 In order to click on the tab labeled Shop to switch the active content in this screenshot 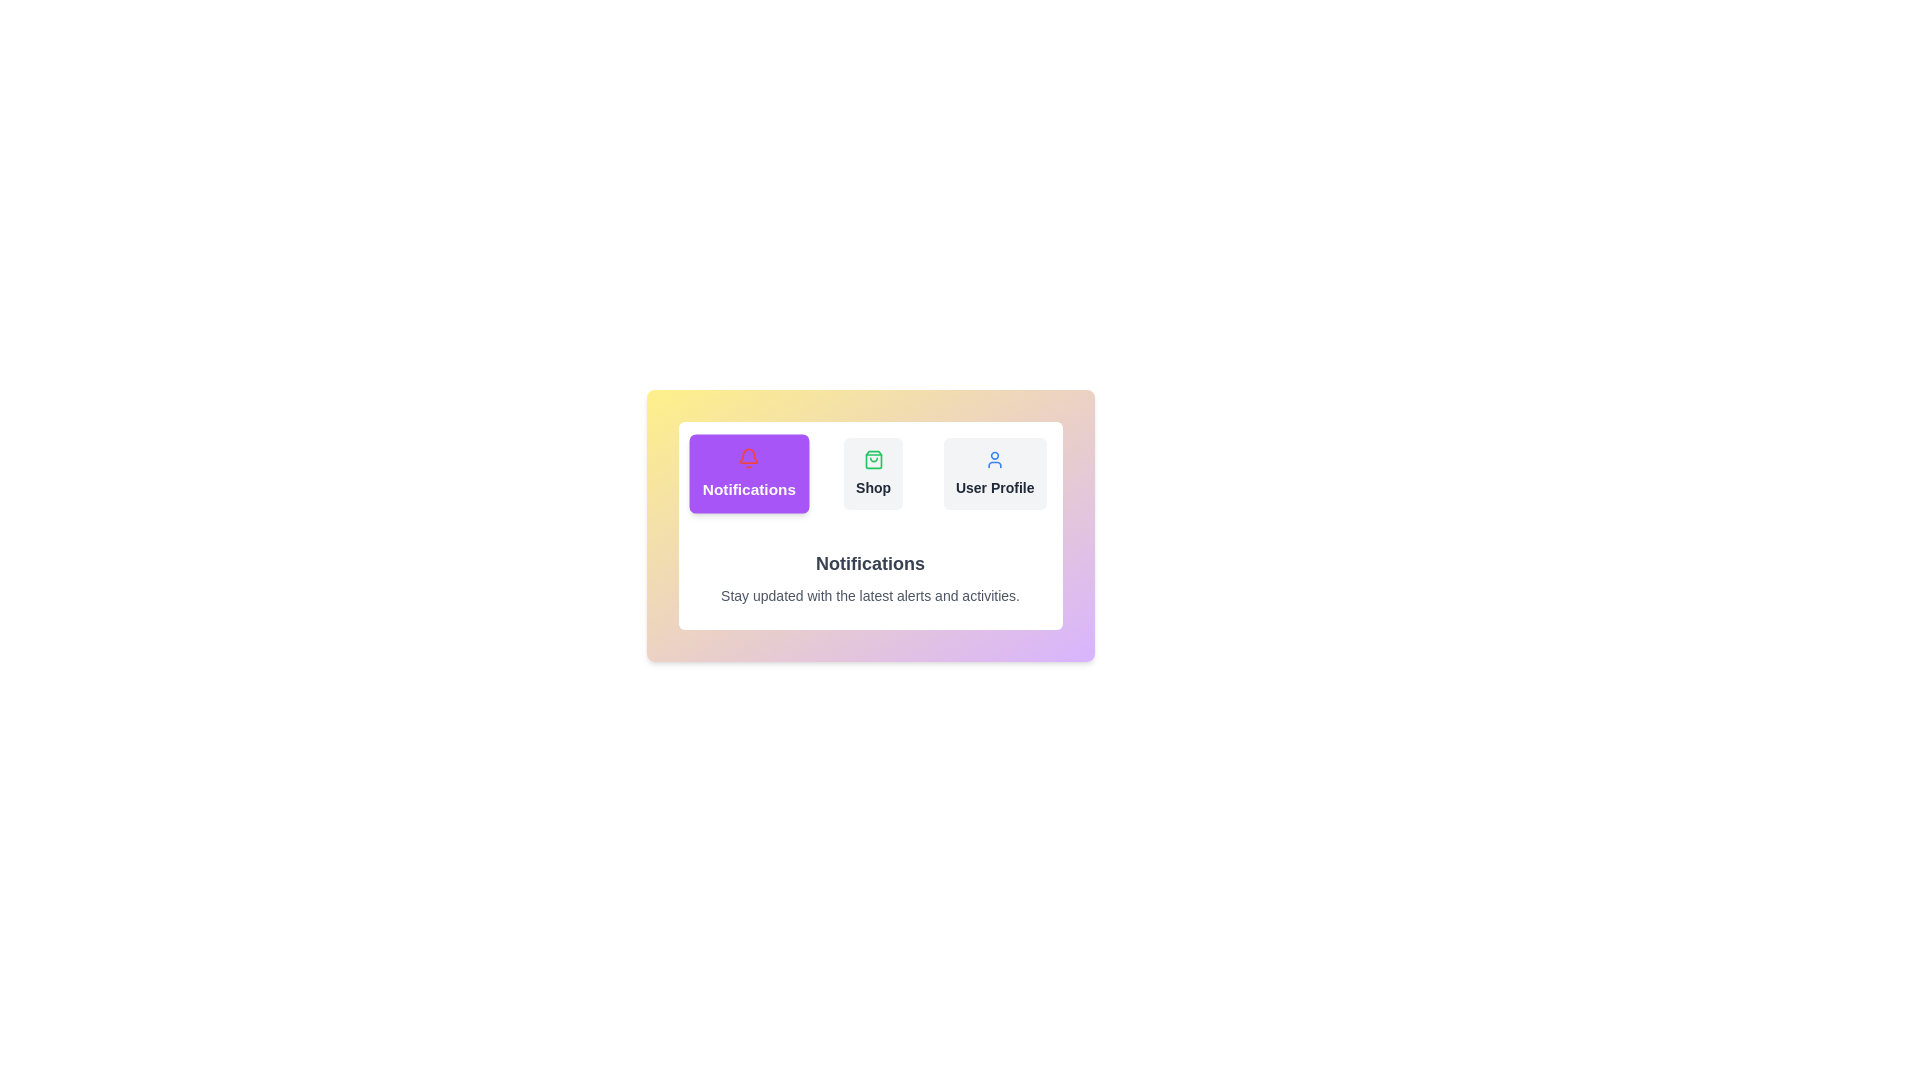, I will do `click(873, 474)`.